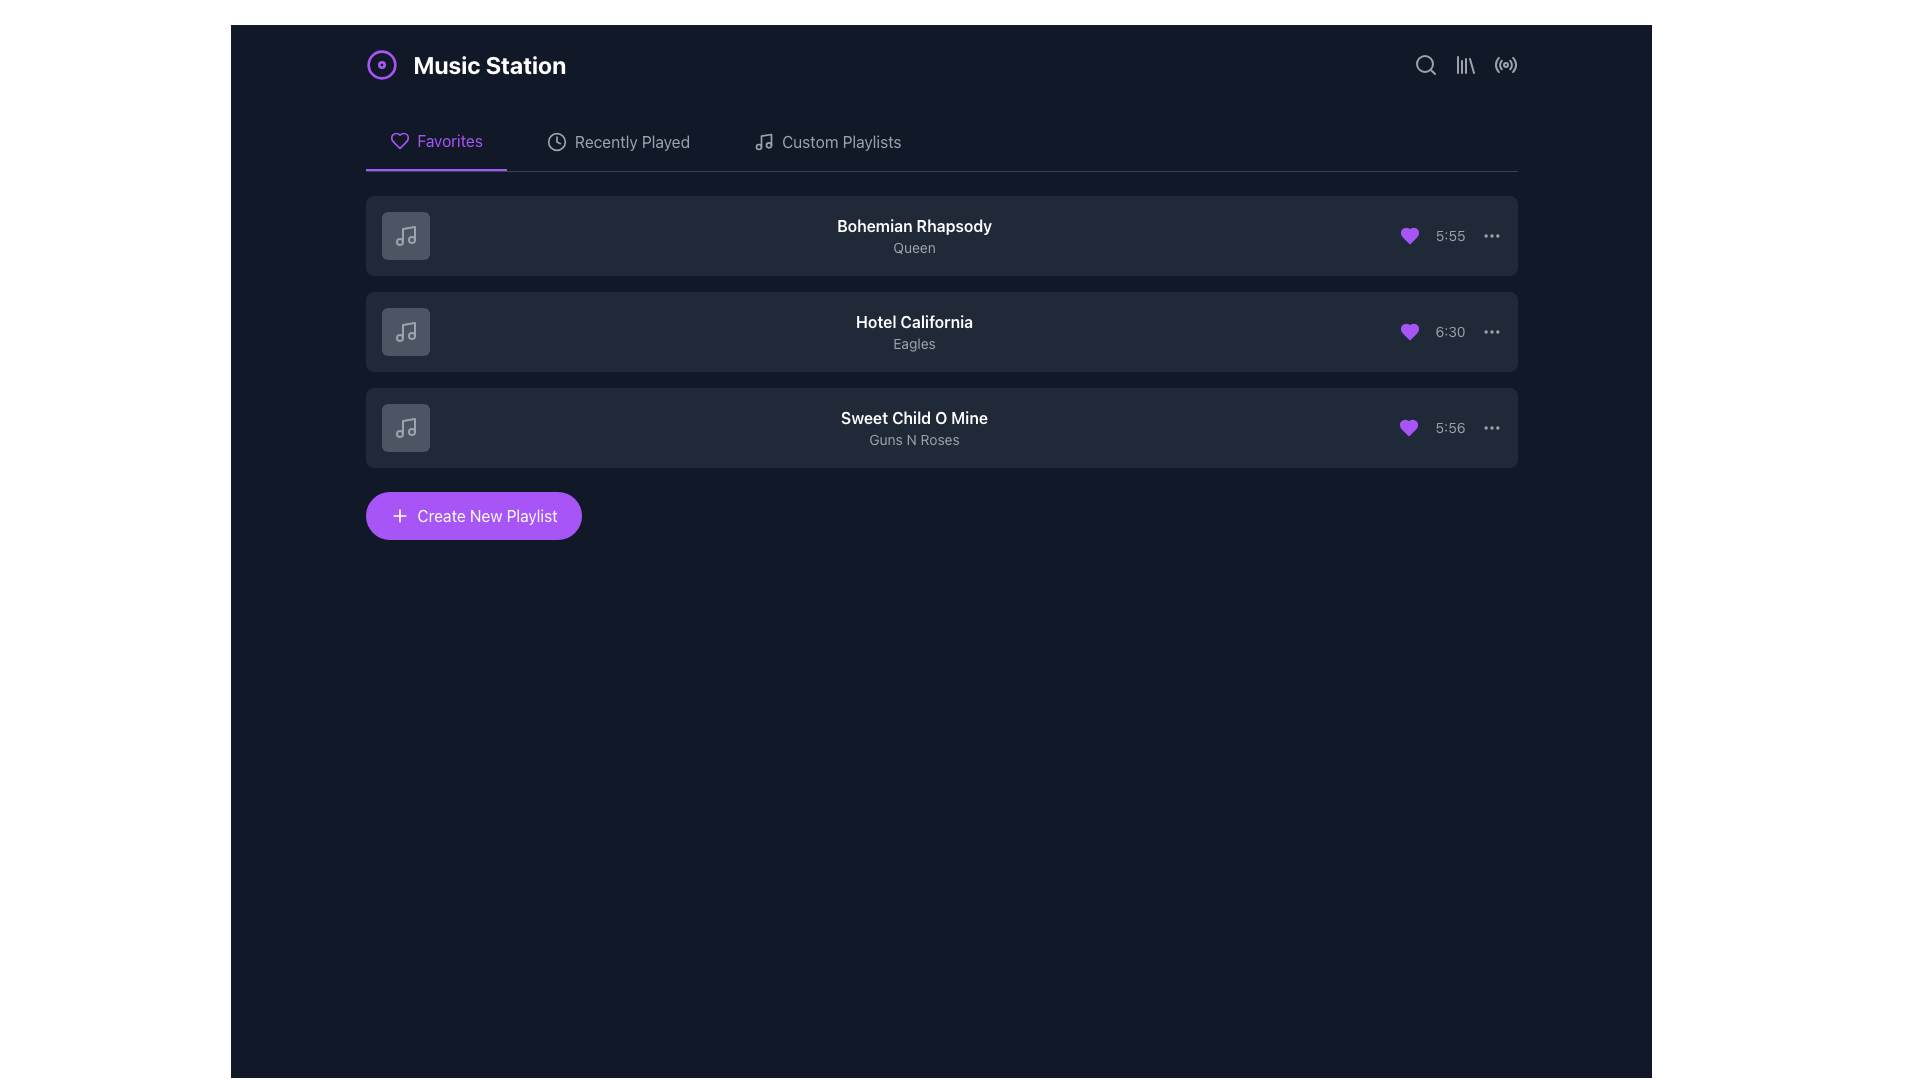 The height and width of the screenshot is (1080, 1920). What do you see at coordinates (404, 330) in the screenshot?
I see `the square-shaped dark gray Icon button with a music note icon, located in the 'Favorites' section before 'Hotel California' by the Eagles` at bounding box center [404, 330].